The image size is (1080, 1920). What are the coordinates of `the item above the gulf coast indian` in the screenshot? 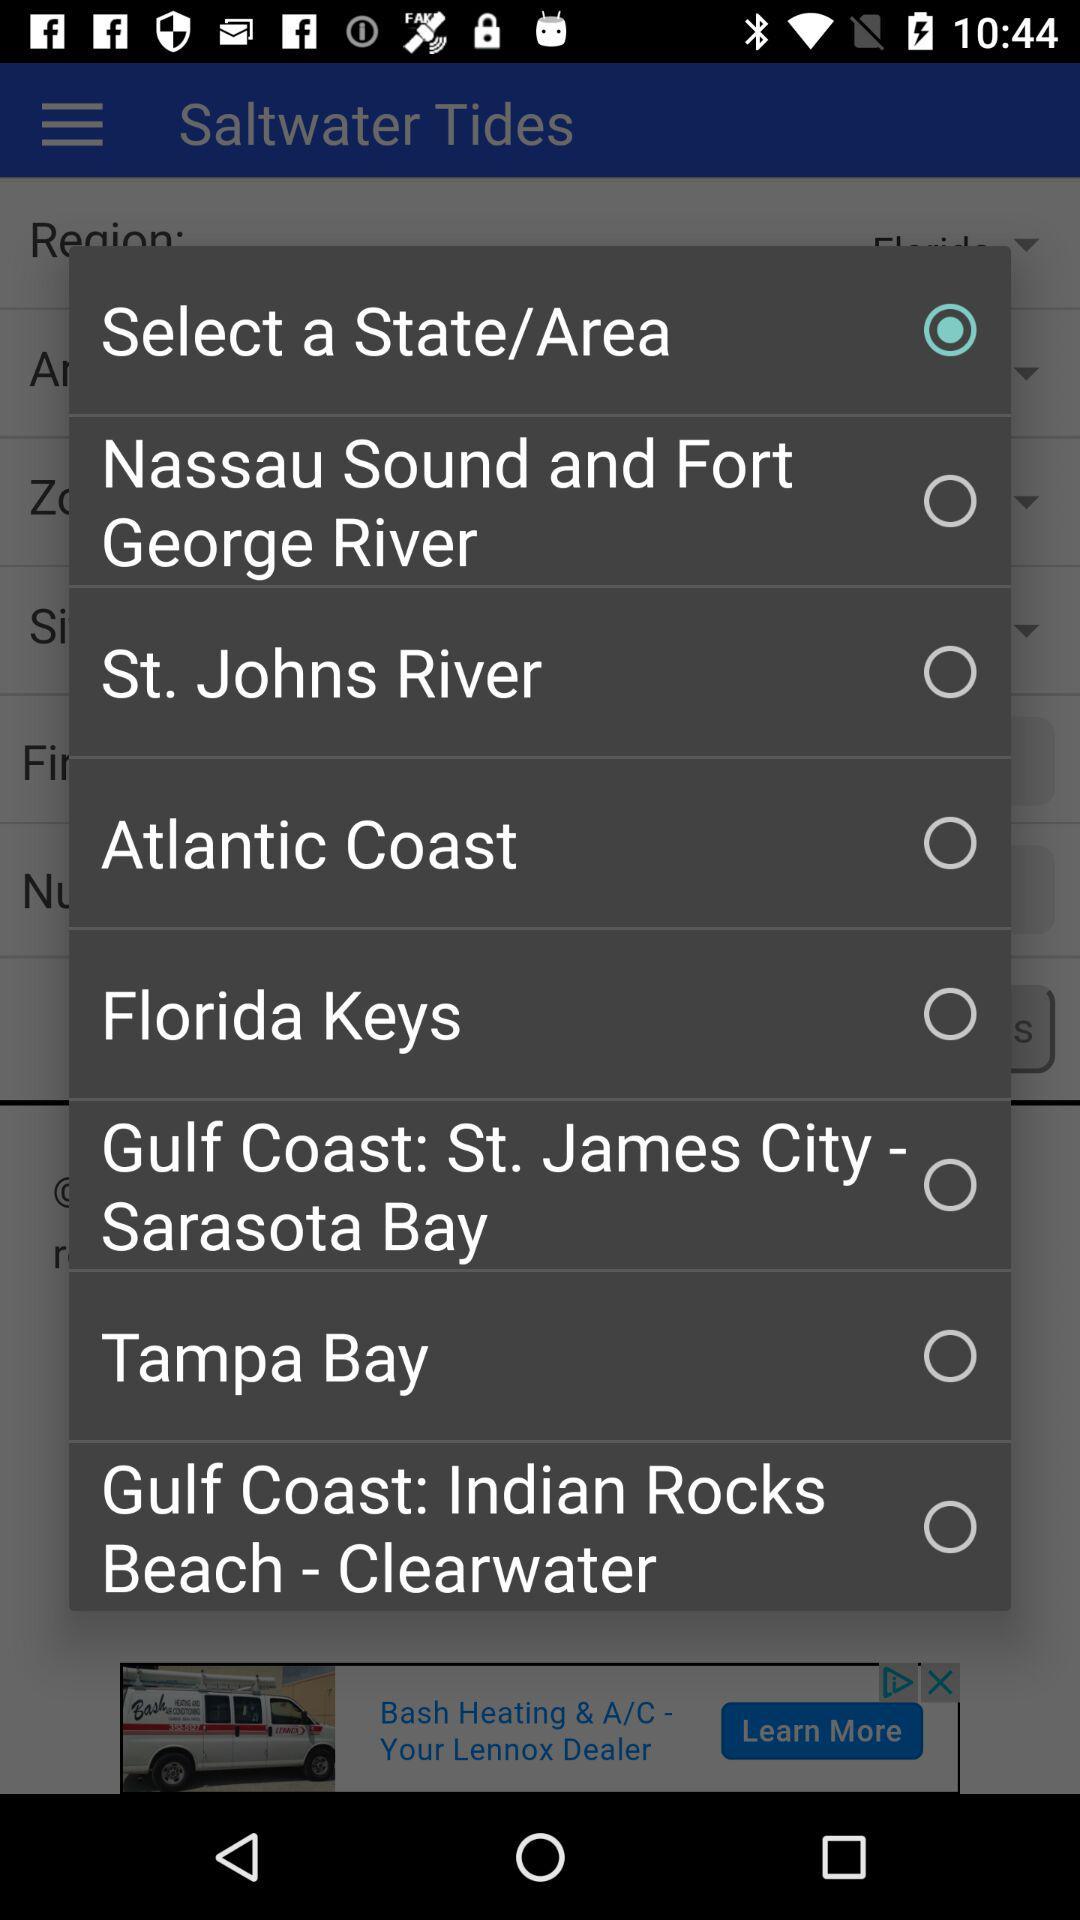 It's located at (540, 1356).